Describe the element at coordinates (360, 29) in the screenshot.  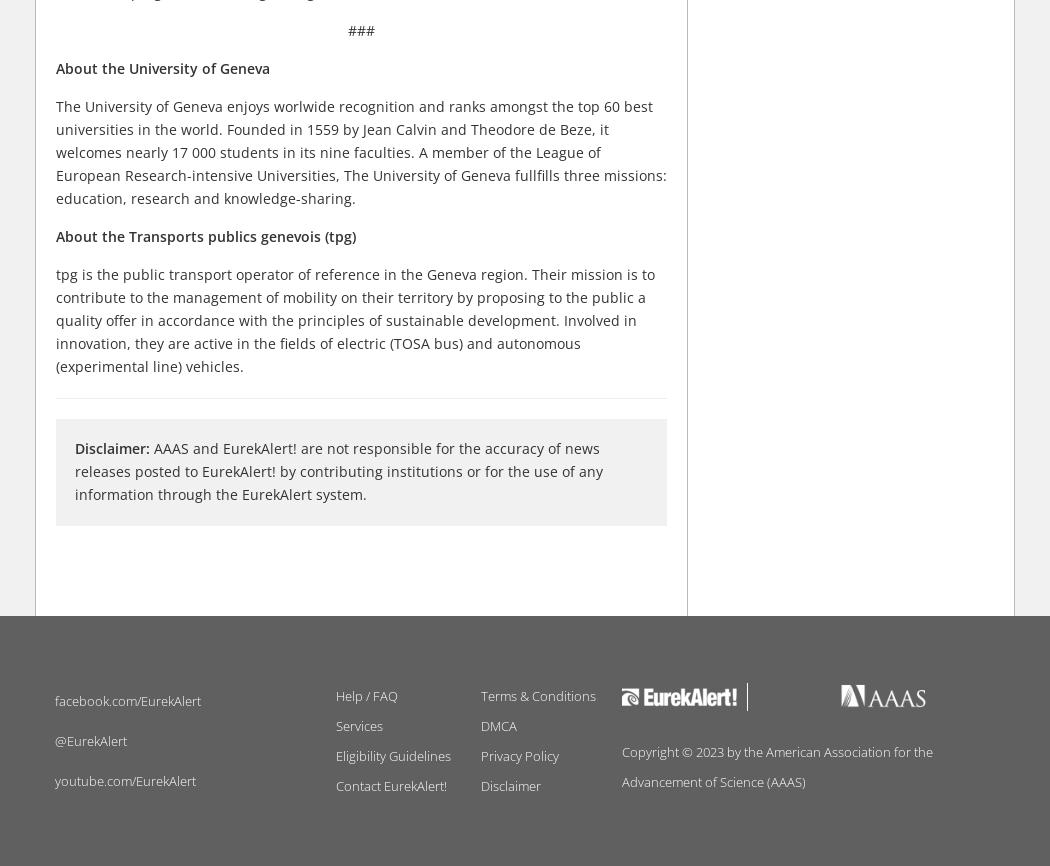
I see `'###'` at that location.